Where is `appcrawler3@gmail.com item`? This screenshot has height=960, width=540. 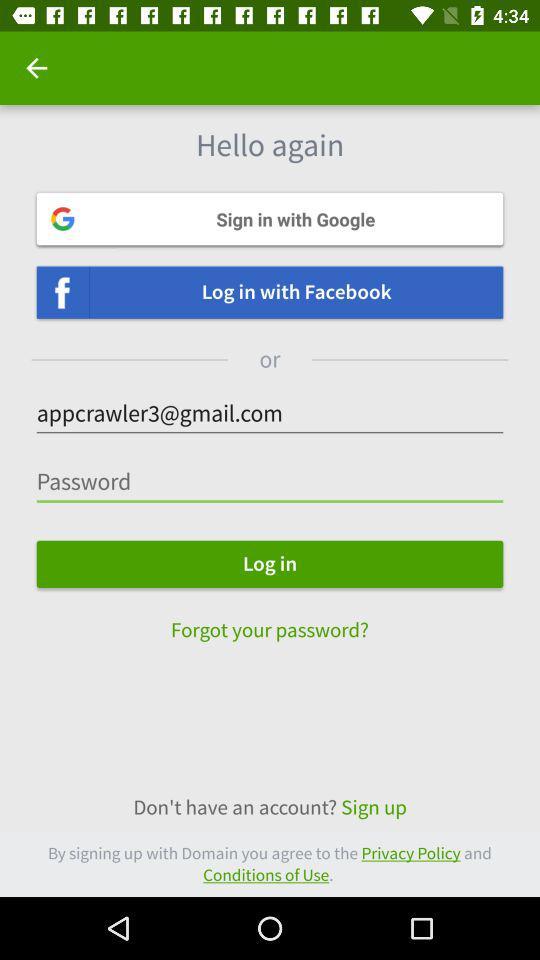 appcrawler3@gmail.com item is located at coordinates (270, 413).